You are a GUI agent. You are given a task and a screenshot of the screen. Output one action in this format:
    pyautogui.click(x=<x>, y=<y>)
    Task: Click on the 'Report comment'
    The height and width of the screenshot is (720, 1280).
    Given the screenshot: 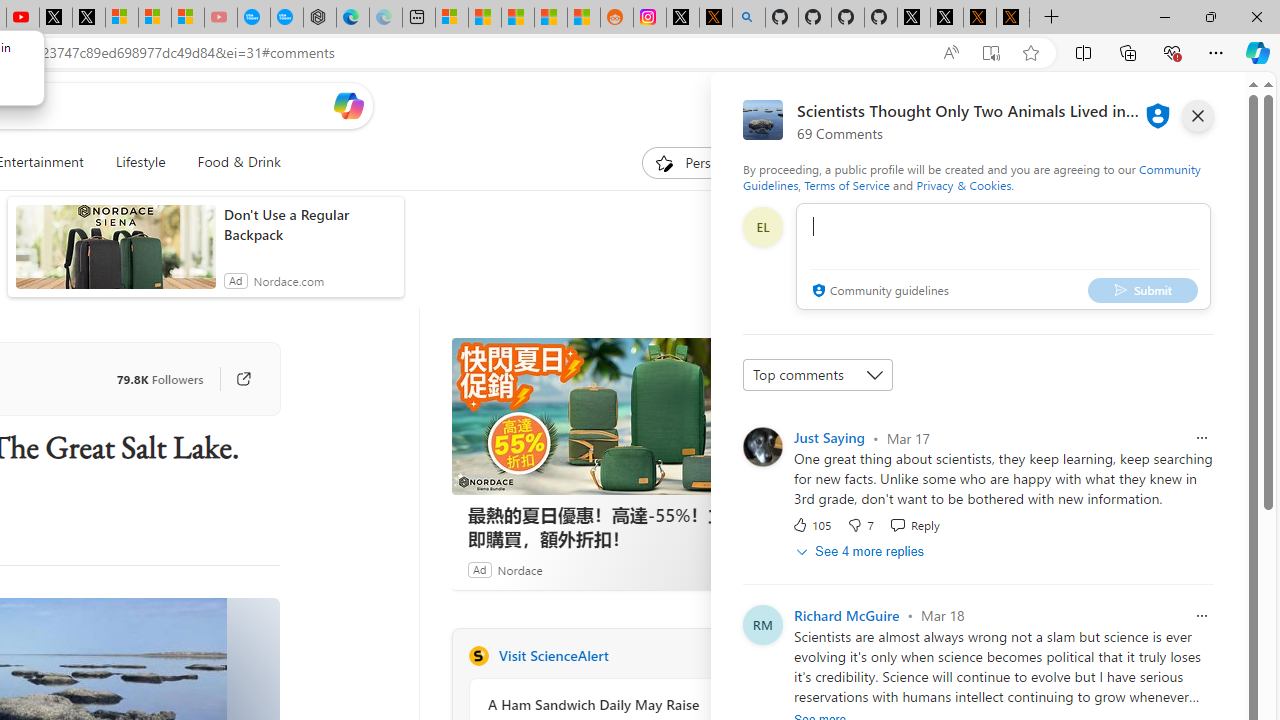 What is the action you would take?
    pyautogui.click(x=1200, y=614)
    